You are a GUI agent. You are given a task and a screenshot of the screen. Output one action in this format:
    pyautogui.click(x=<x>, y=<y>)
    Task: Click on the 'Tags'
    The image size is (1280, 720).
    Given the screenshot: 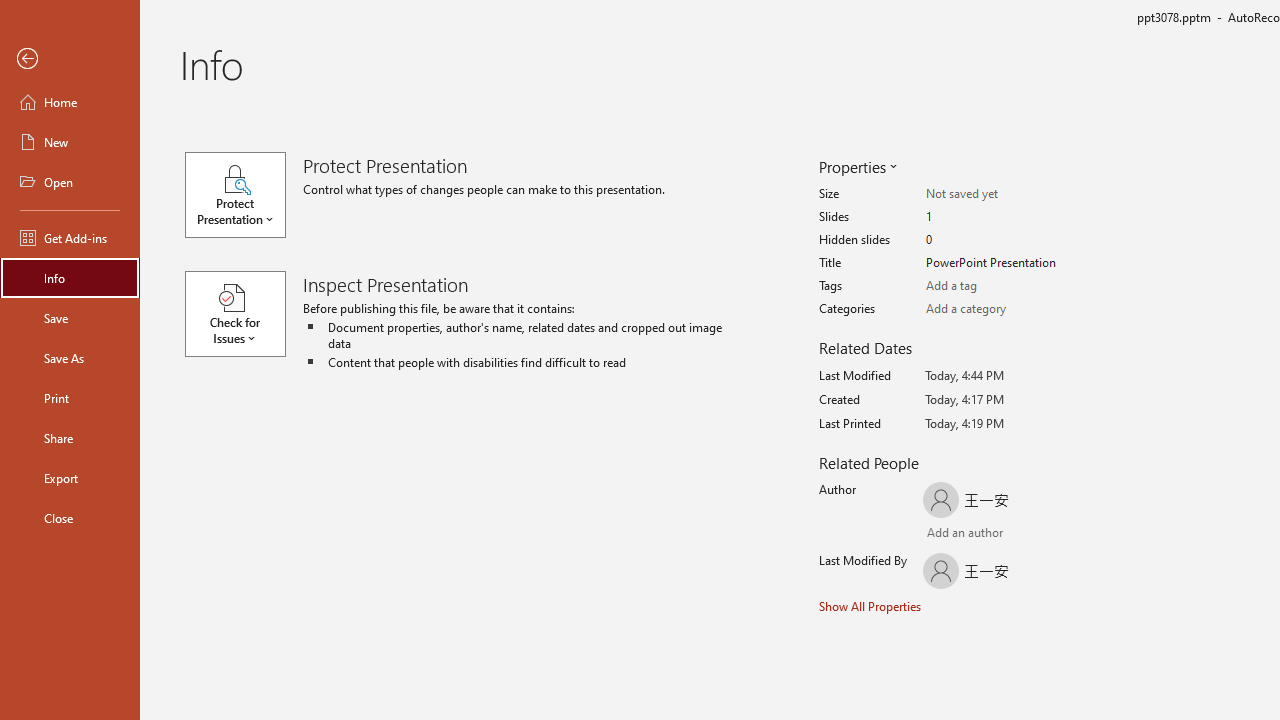 What is the action you would take?
    pyautogui.click(x=1004, y=286)
    